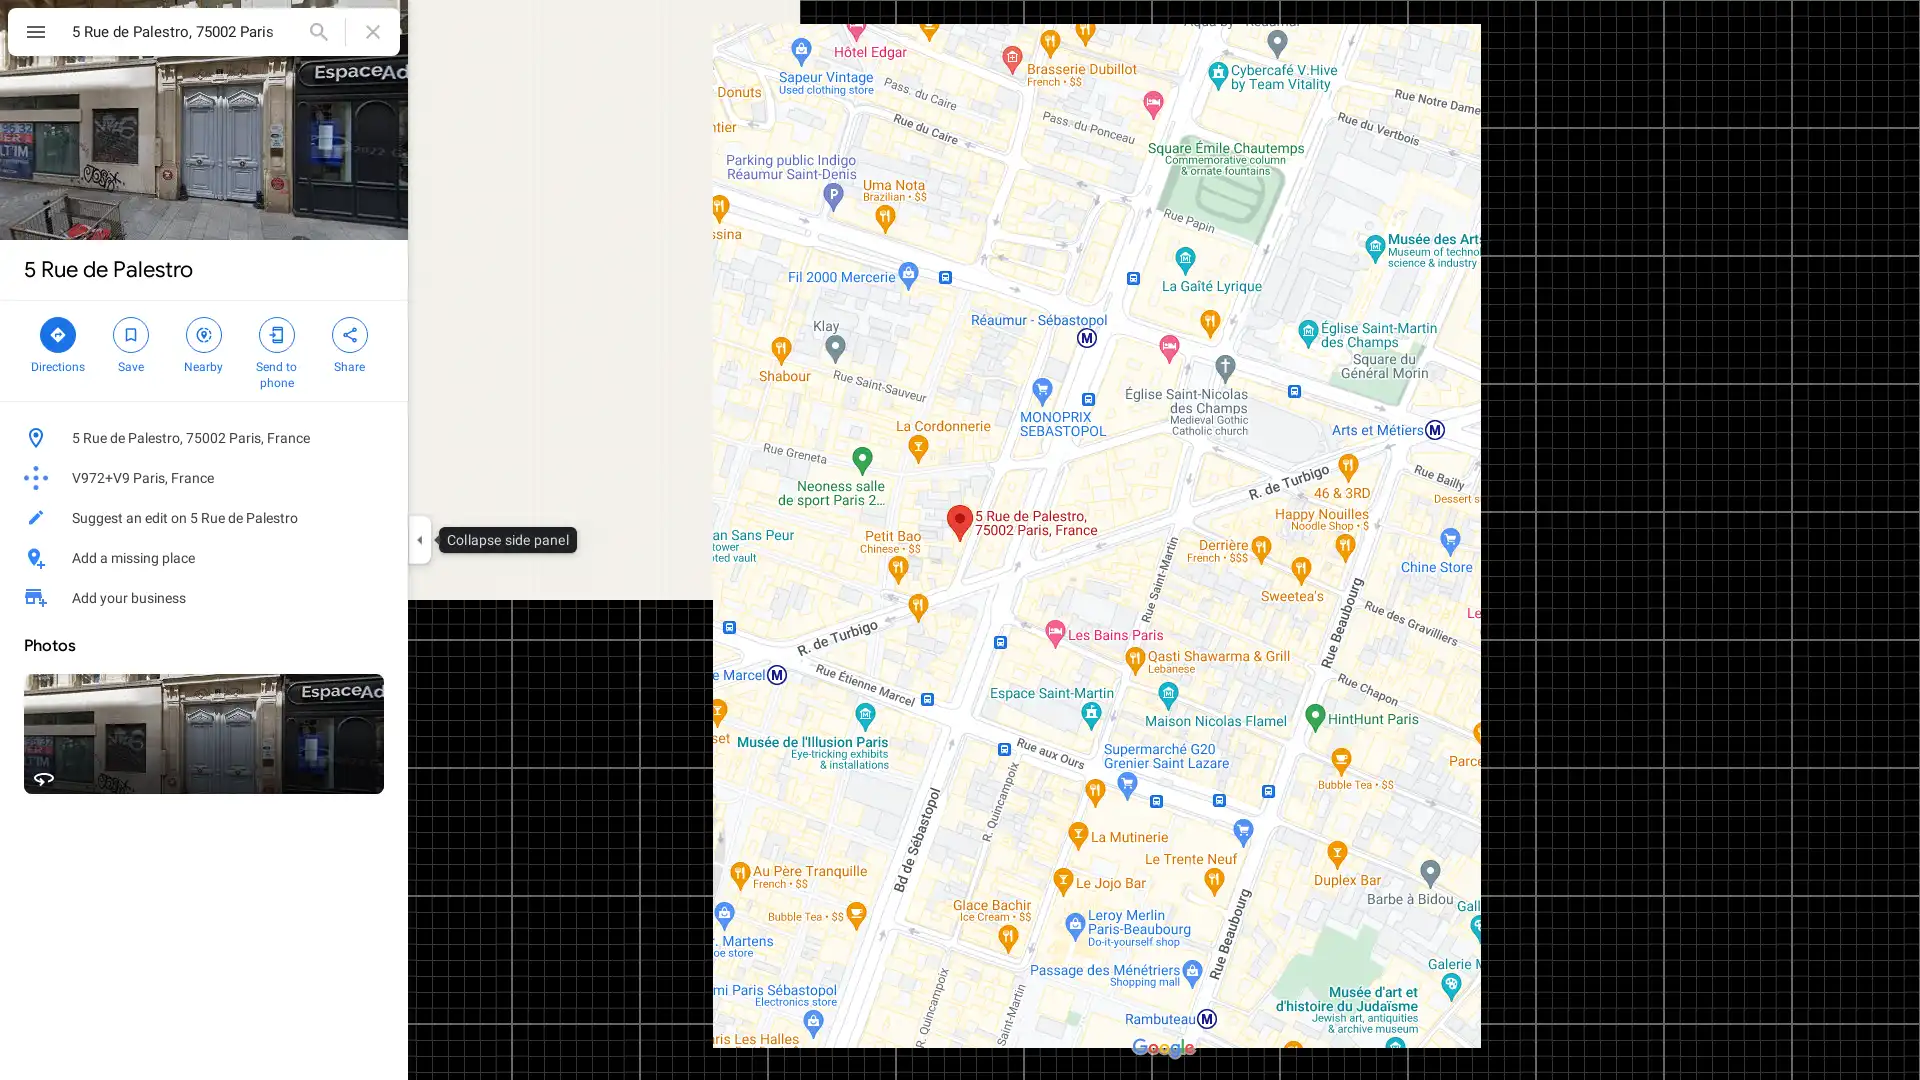 This screenshot has width=1920, height=1080. I want to click on Search nearby 5 Rue de Palestro, so click(203, 342).